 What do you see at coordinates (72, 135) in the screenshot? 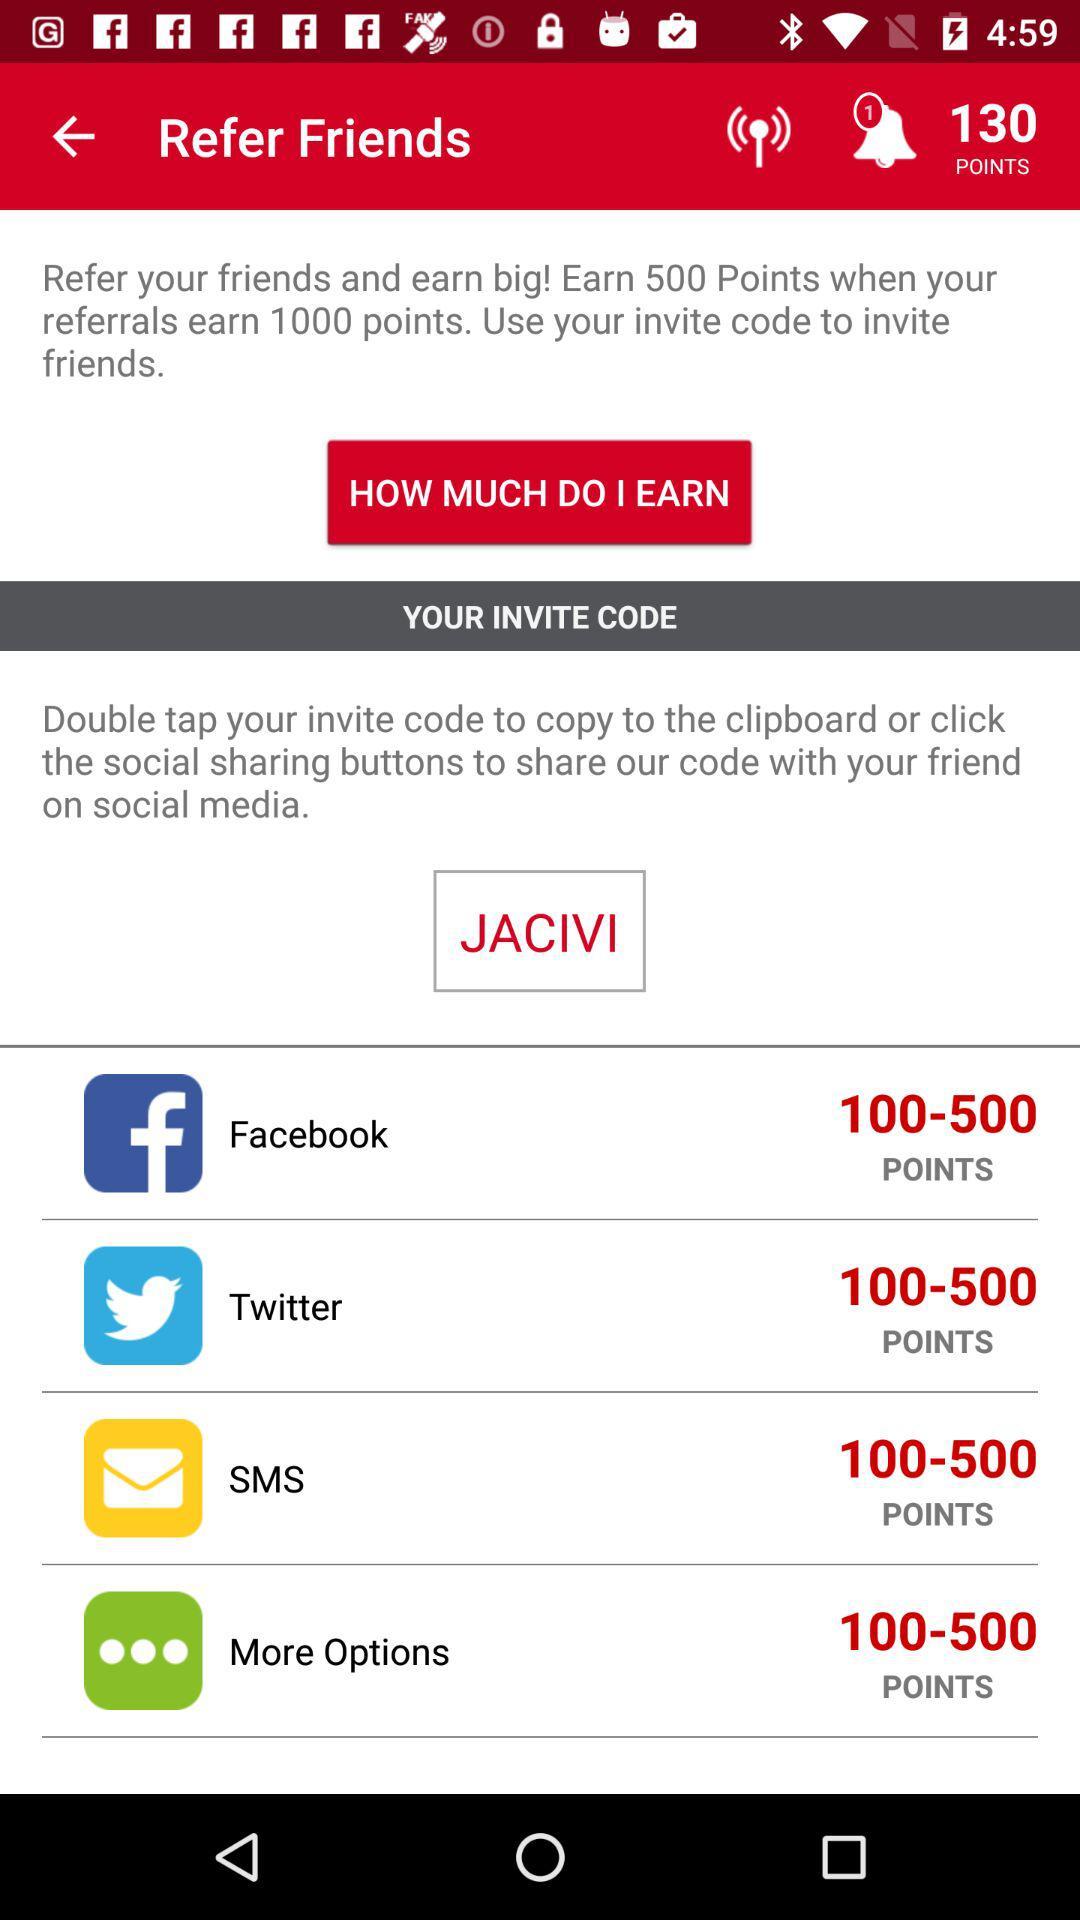
I see `the item next to refer friends icon` at bounding box center [72, 135].